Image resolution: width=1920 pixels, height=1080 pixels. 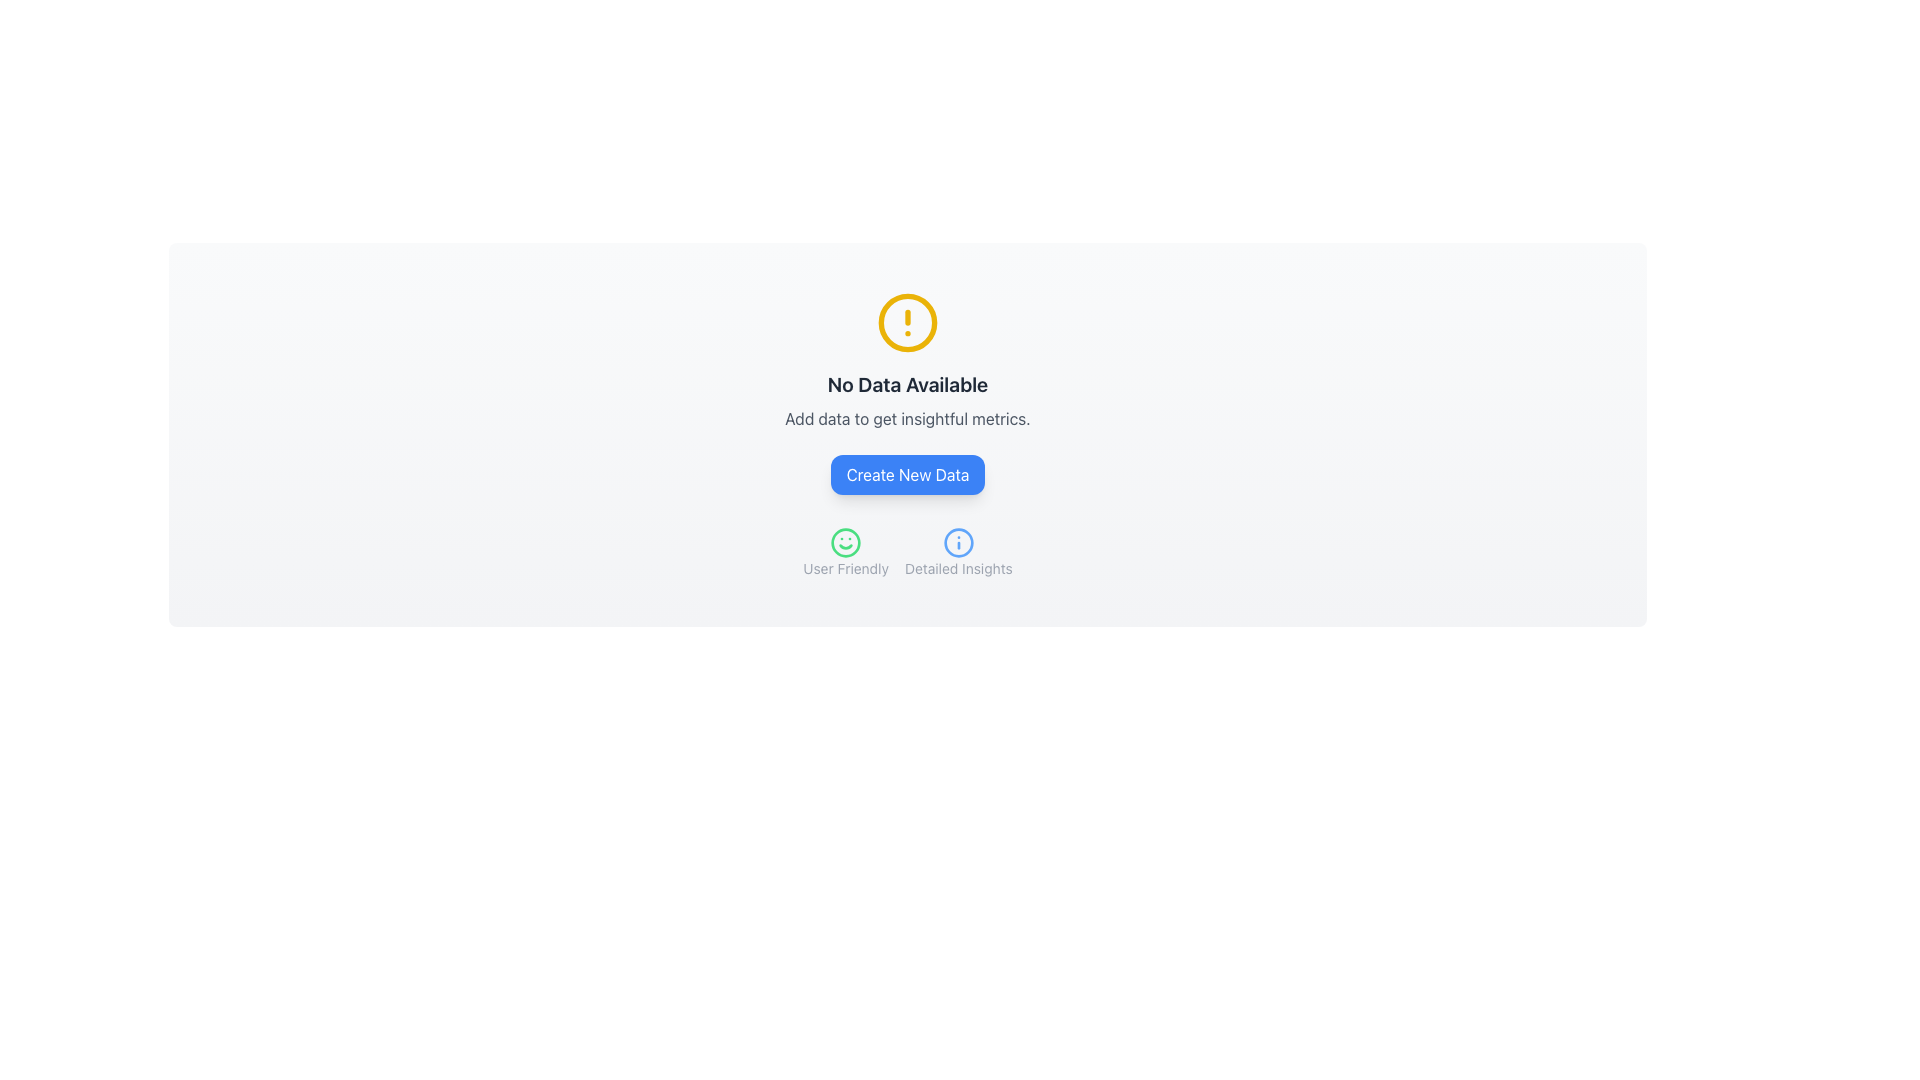 What do you see at coordinates (846, 552) in the screenshot?
I see `text label 'User Friendly' which is accompanied by a green smiley face icon and is the first element in its group` at bounding box center [846, 552].